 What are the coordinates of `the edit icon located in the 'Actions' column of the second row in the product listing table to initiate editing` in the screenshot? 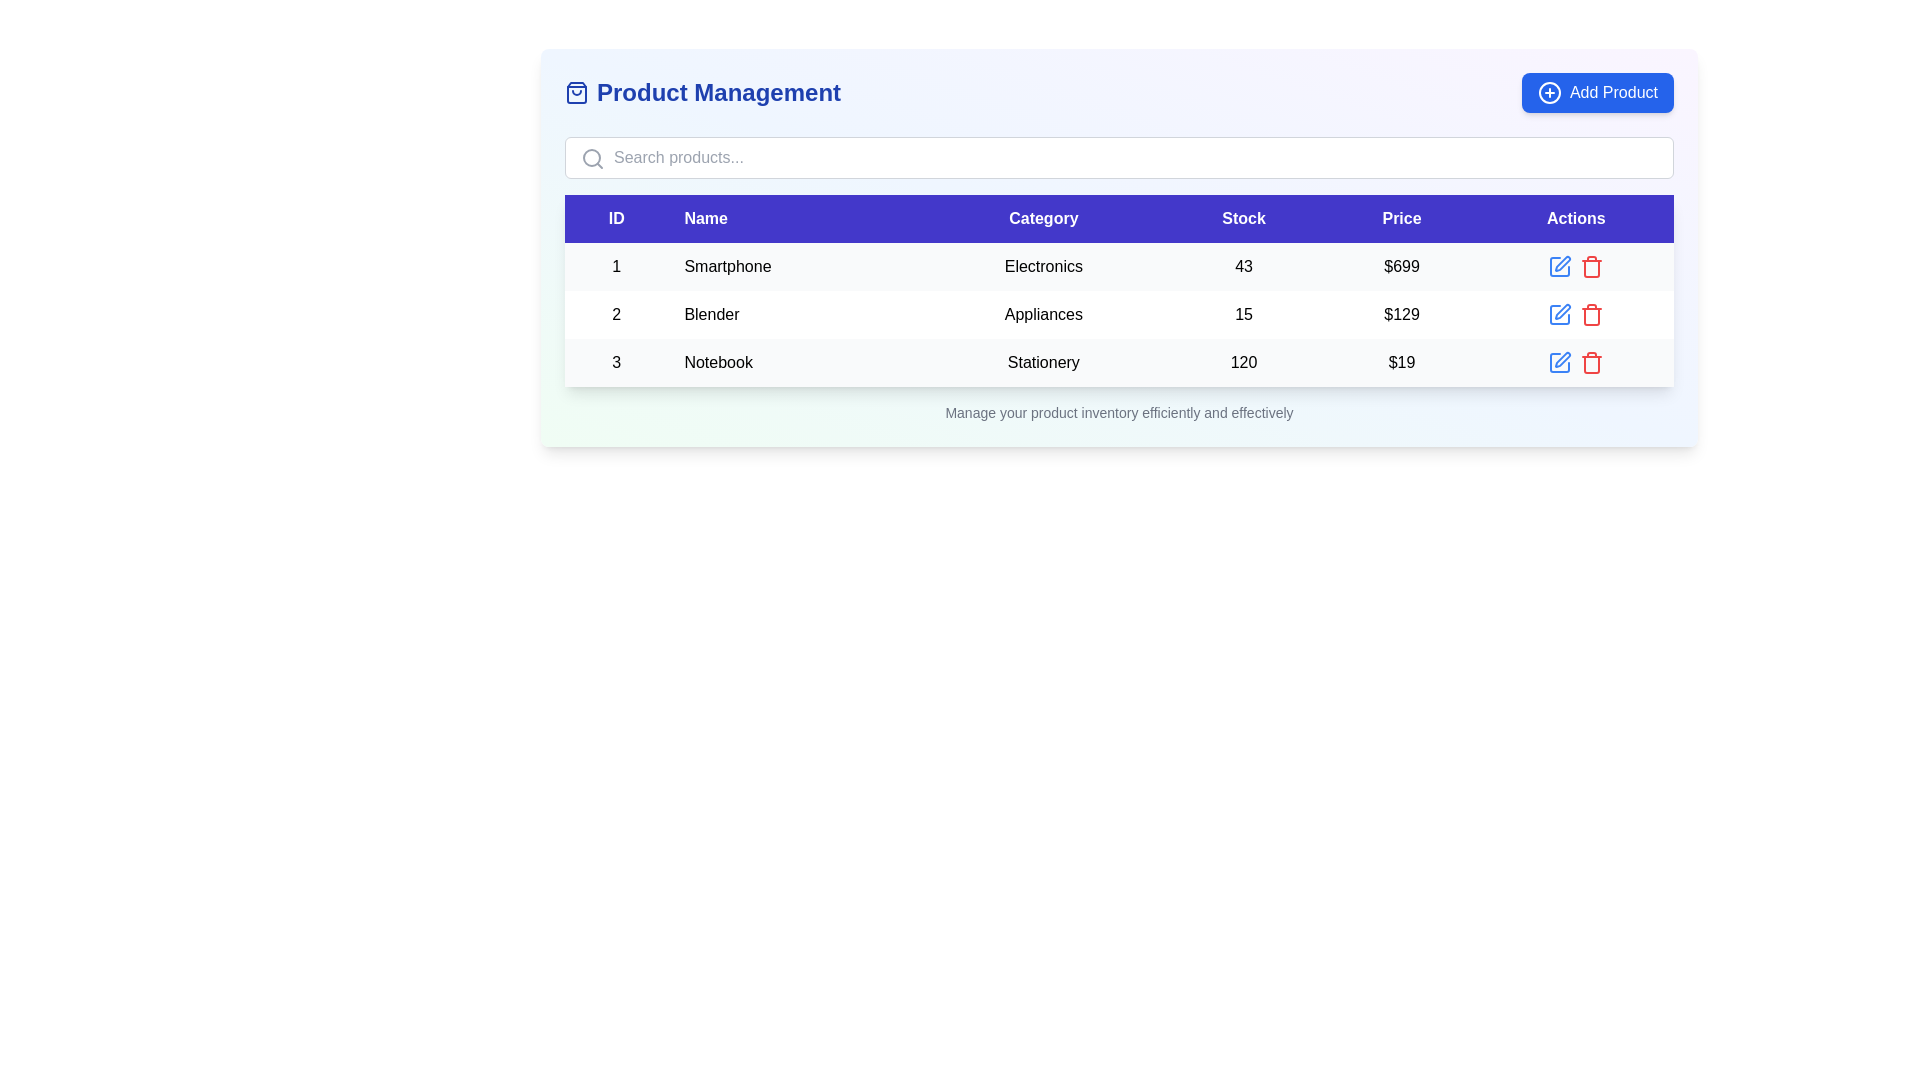 It's located at (1562, 312).